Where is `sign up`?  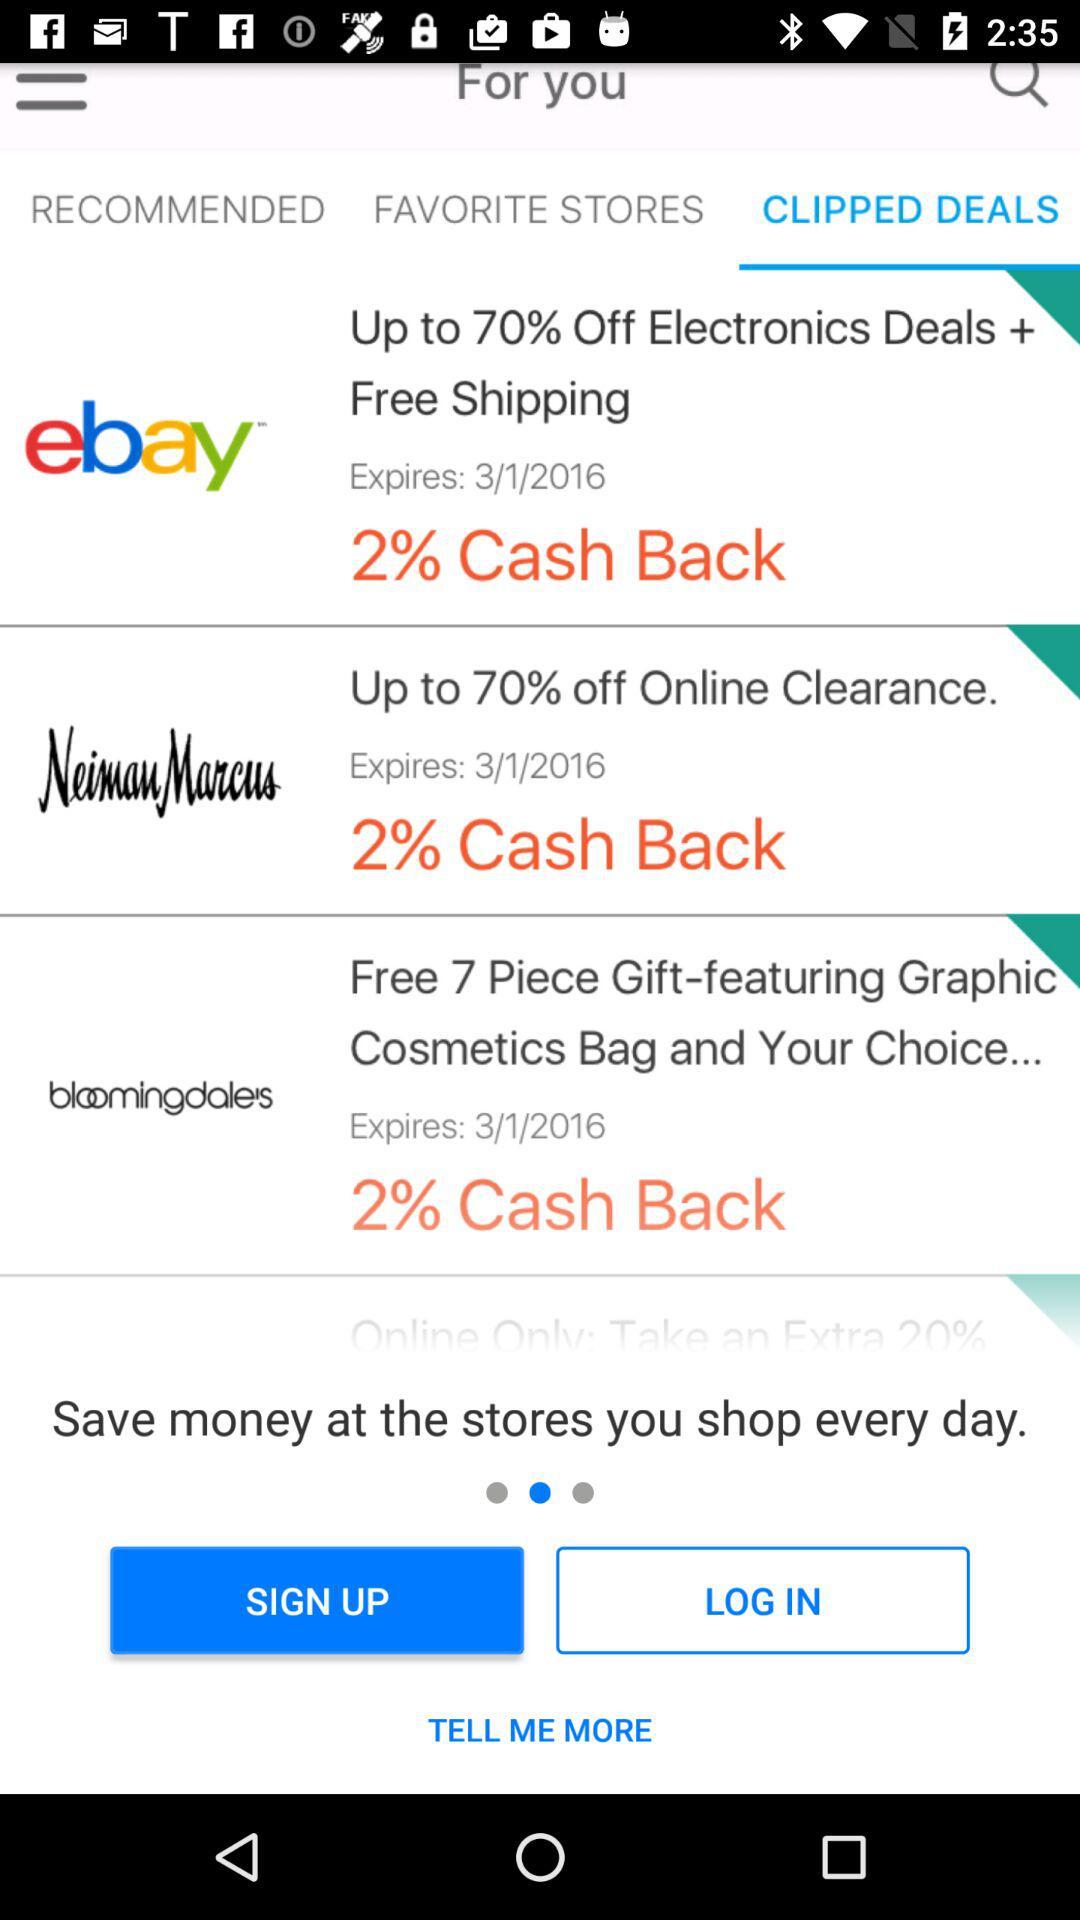
sign up is located at coordinates (316, 1600).